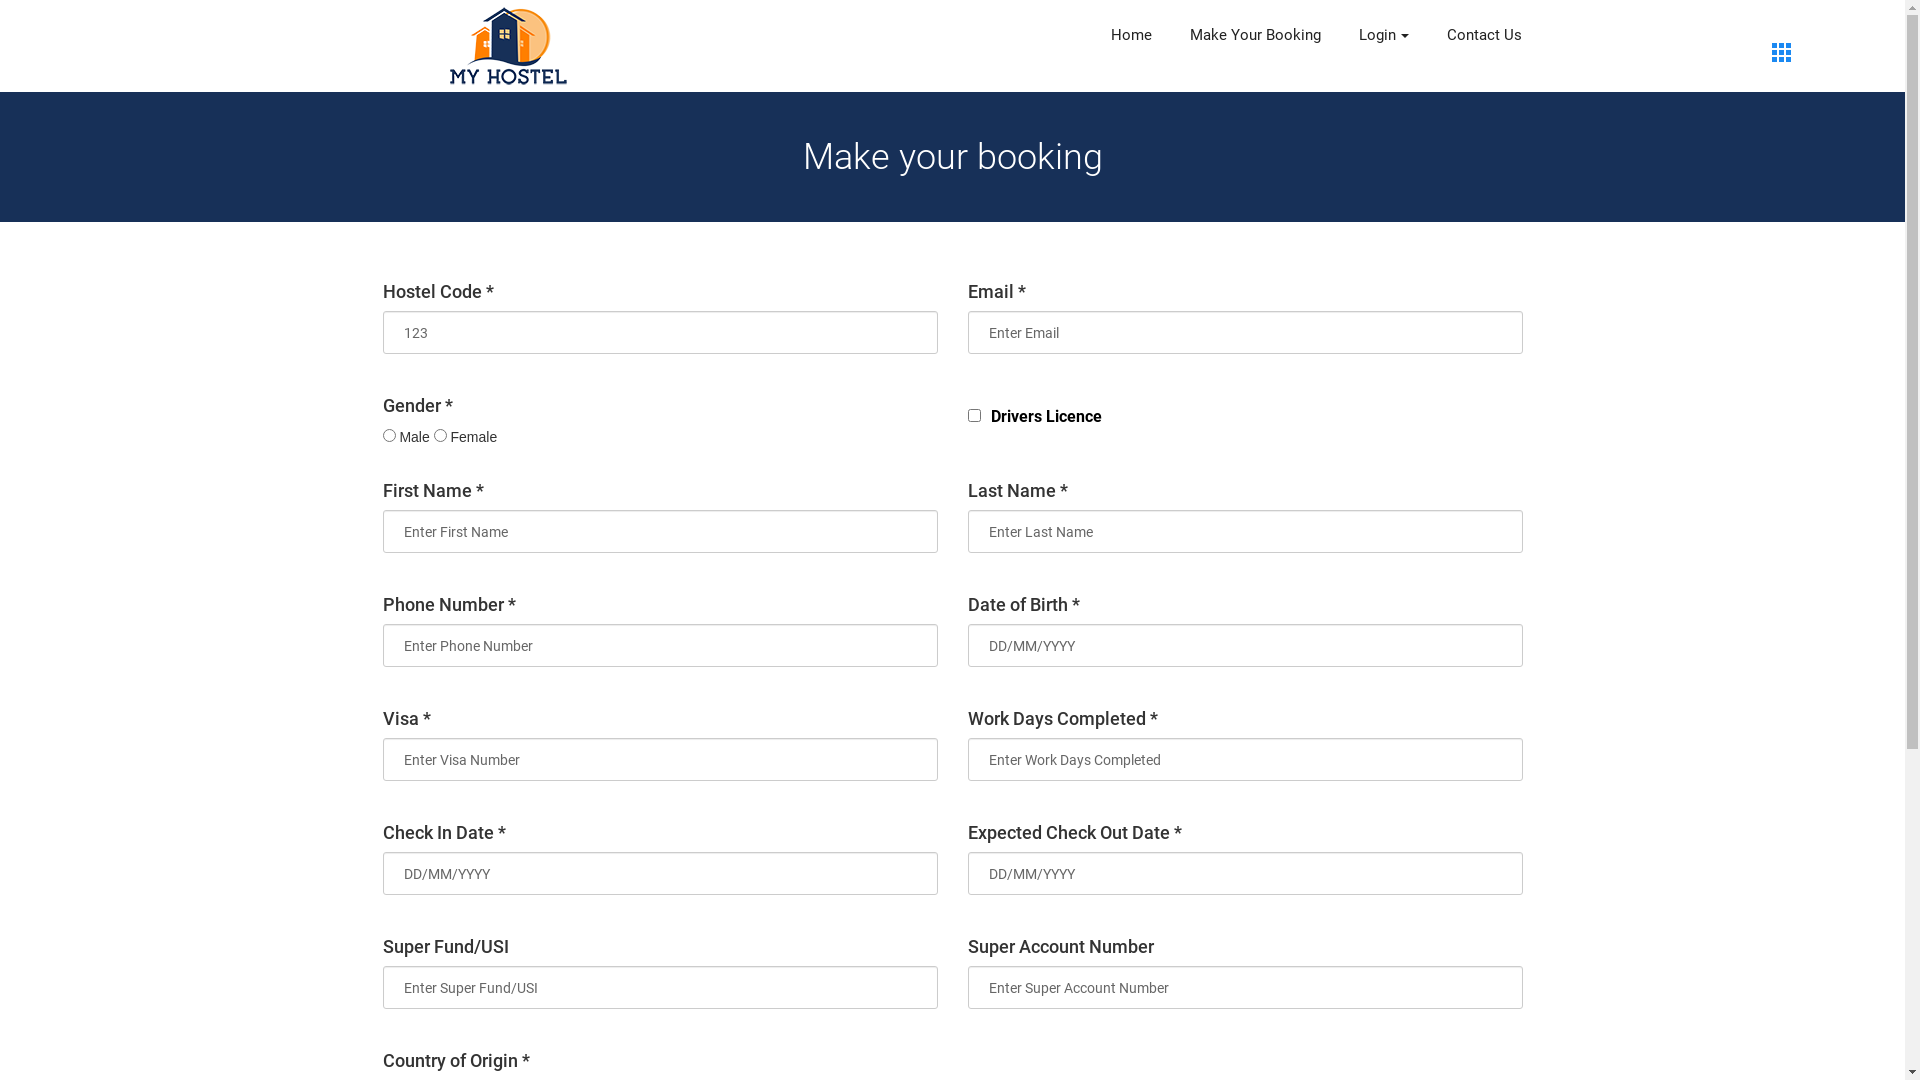  What do you see at coordinates (1483, 35) in the screenshot?
I see `'Contact Us'` at bounding box center [1483, 35].